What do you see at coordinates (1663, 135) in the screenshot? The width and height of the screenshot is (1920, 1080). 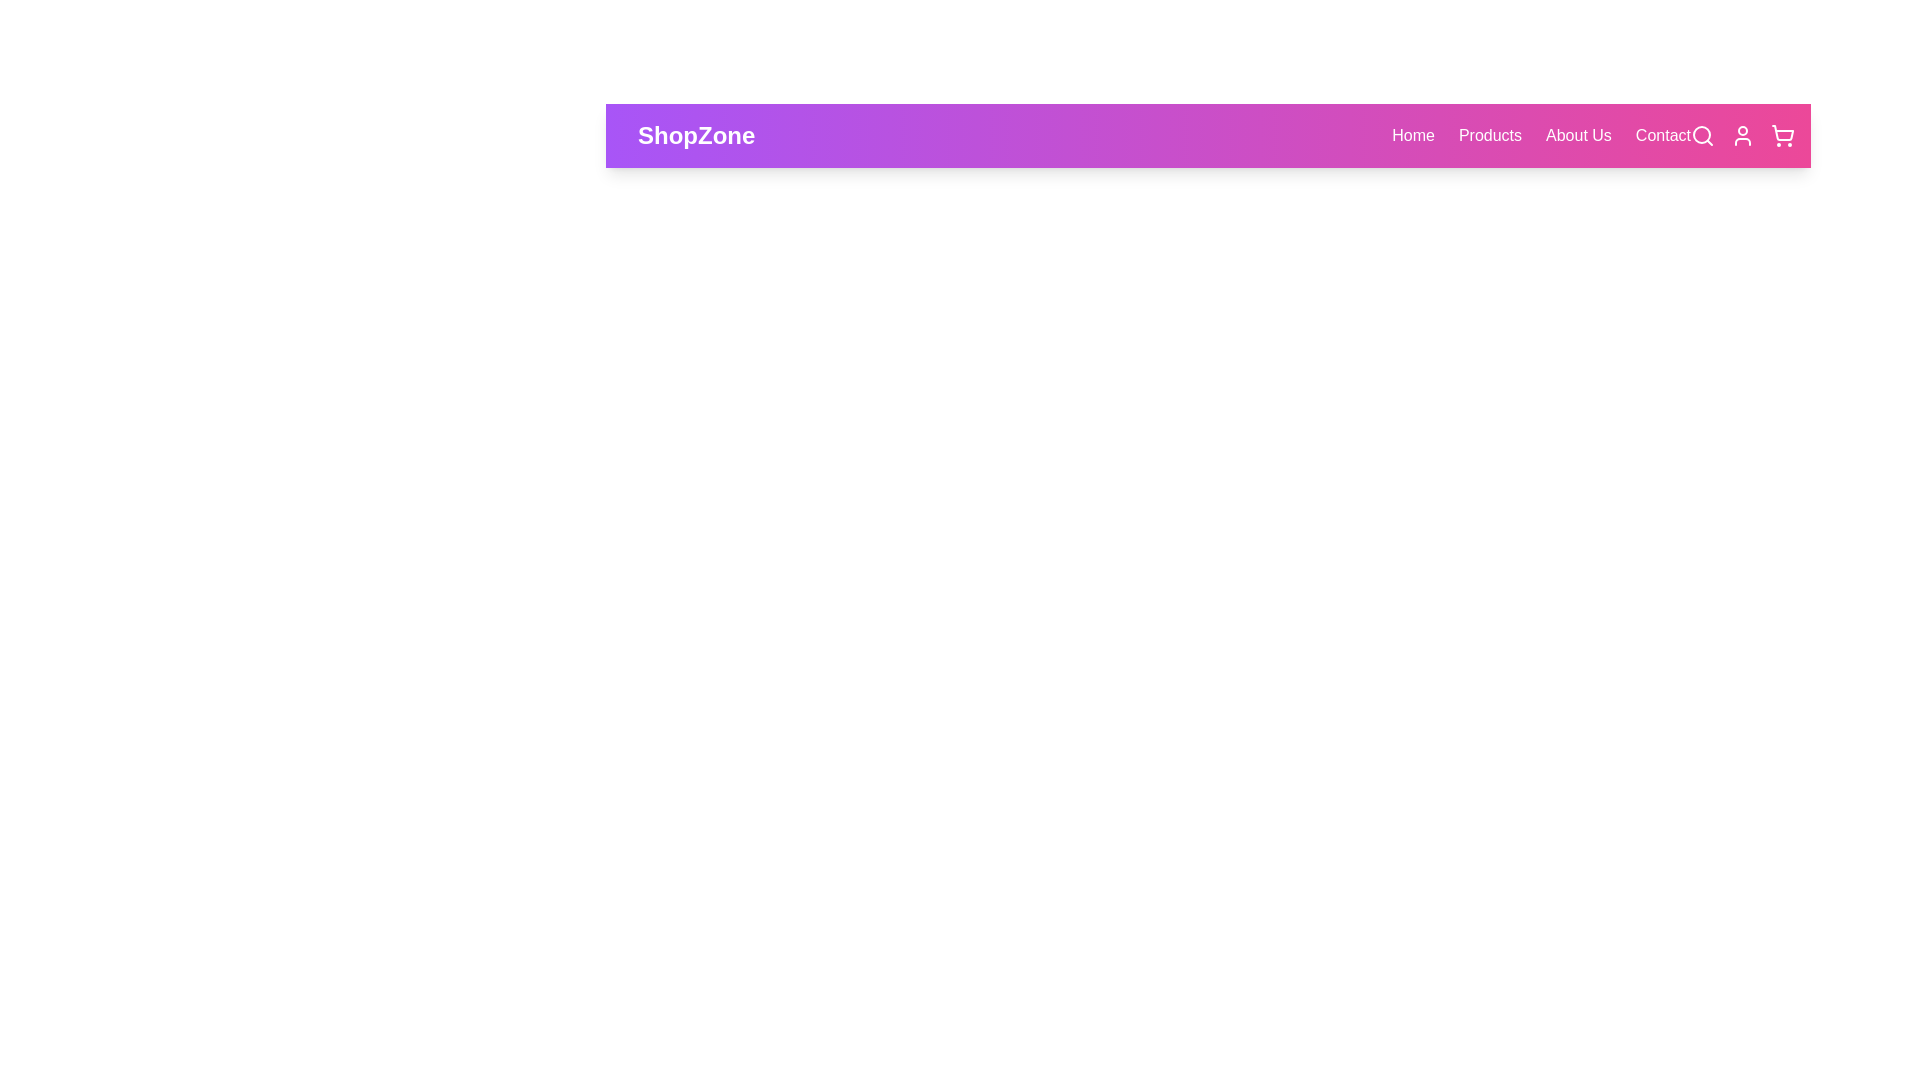 I see `the Contact link in the navigation bar to navigate to the respective section` at bounding box center [1663, 135].